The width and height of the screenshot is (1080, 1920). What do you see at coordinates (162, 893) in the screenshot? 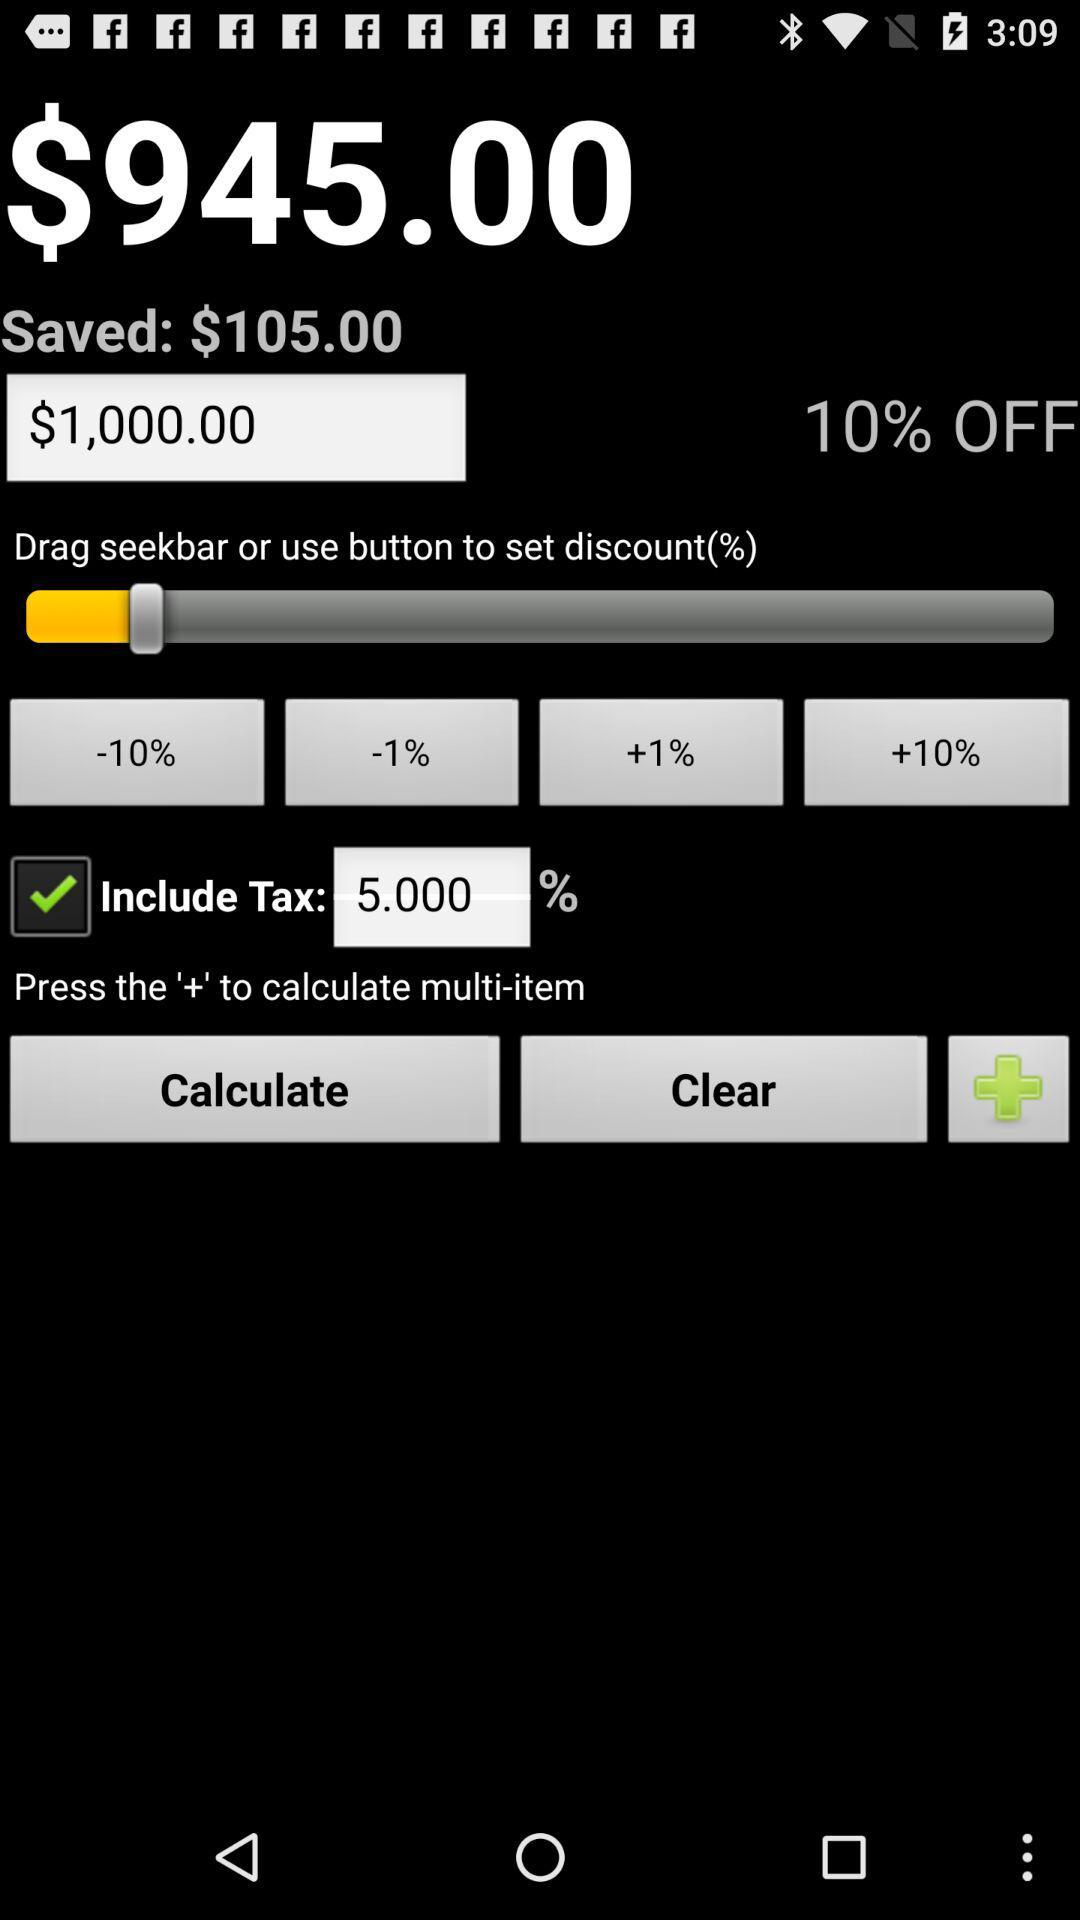
I see `include tax:` at bounding box center [162, 893].